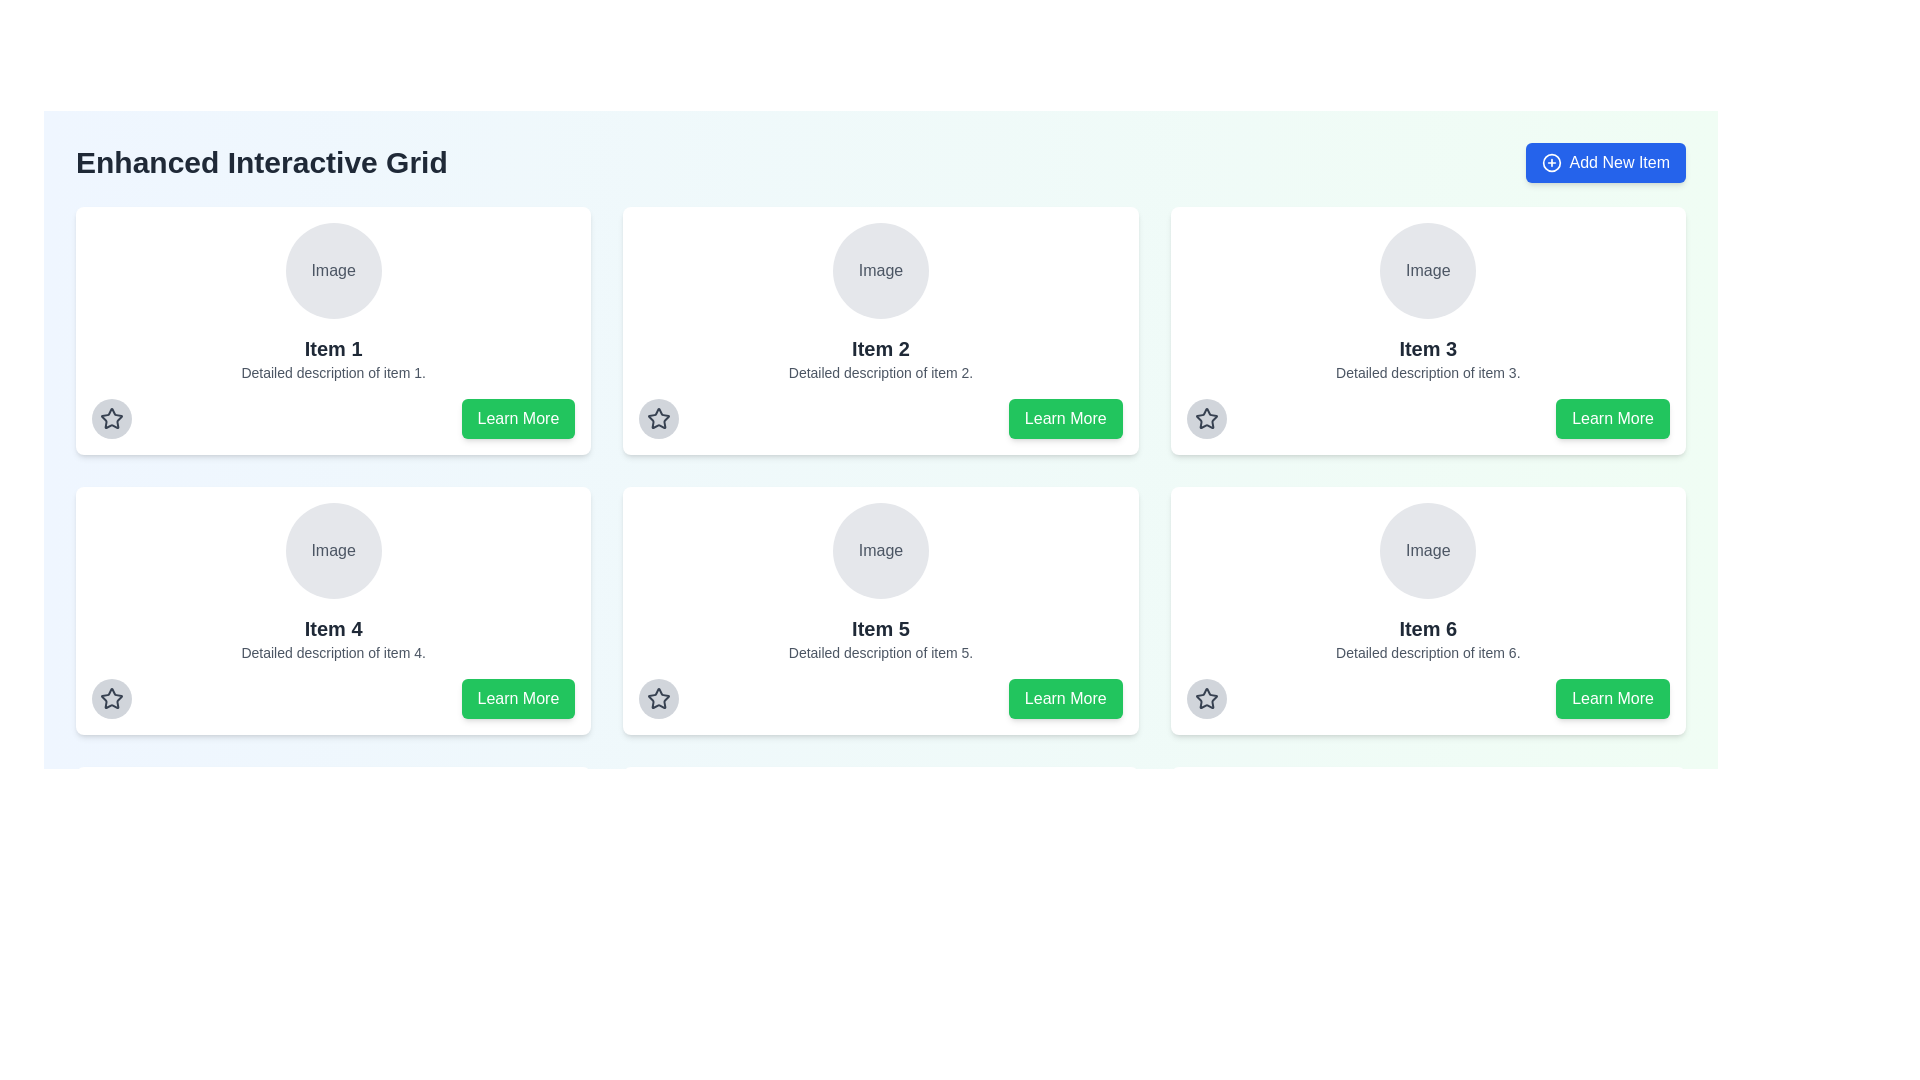 The width and height of the screenshot is (1920, 1080). Describe the element at coordinates (110, 697) in the screenshot. I see `the star icon located in the lower-left corner of the 'Item 4' card to examine potential tooltip or style change` at that location.